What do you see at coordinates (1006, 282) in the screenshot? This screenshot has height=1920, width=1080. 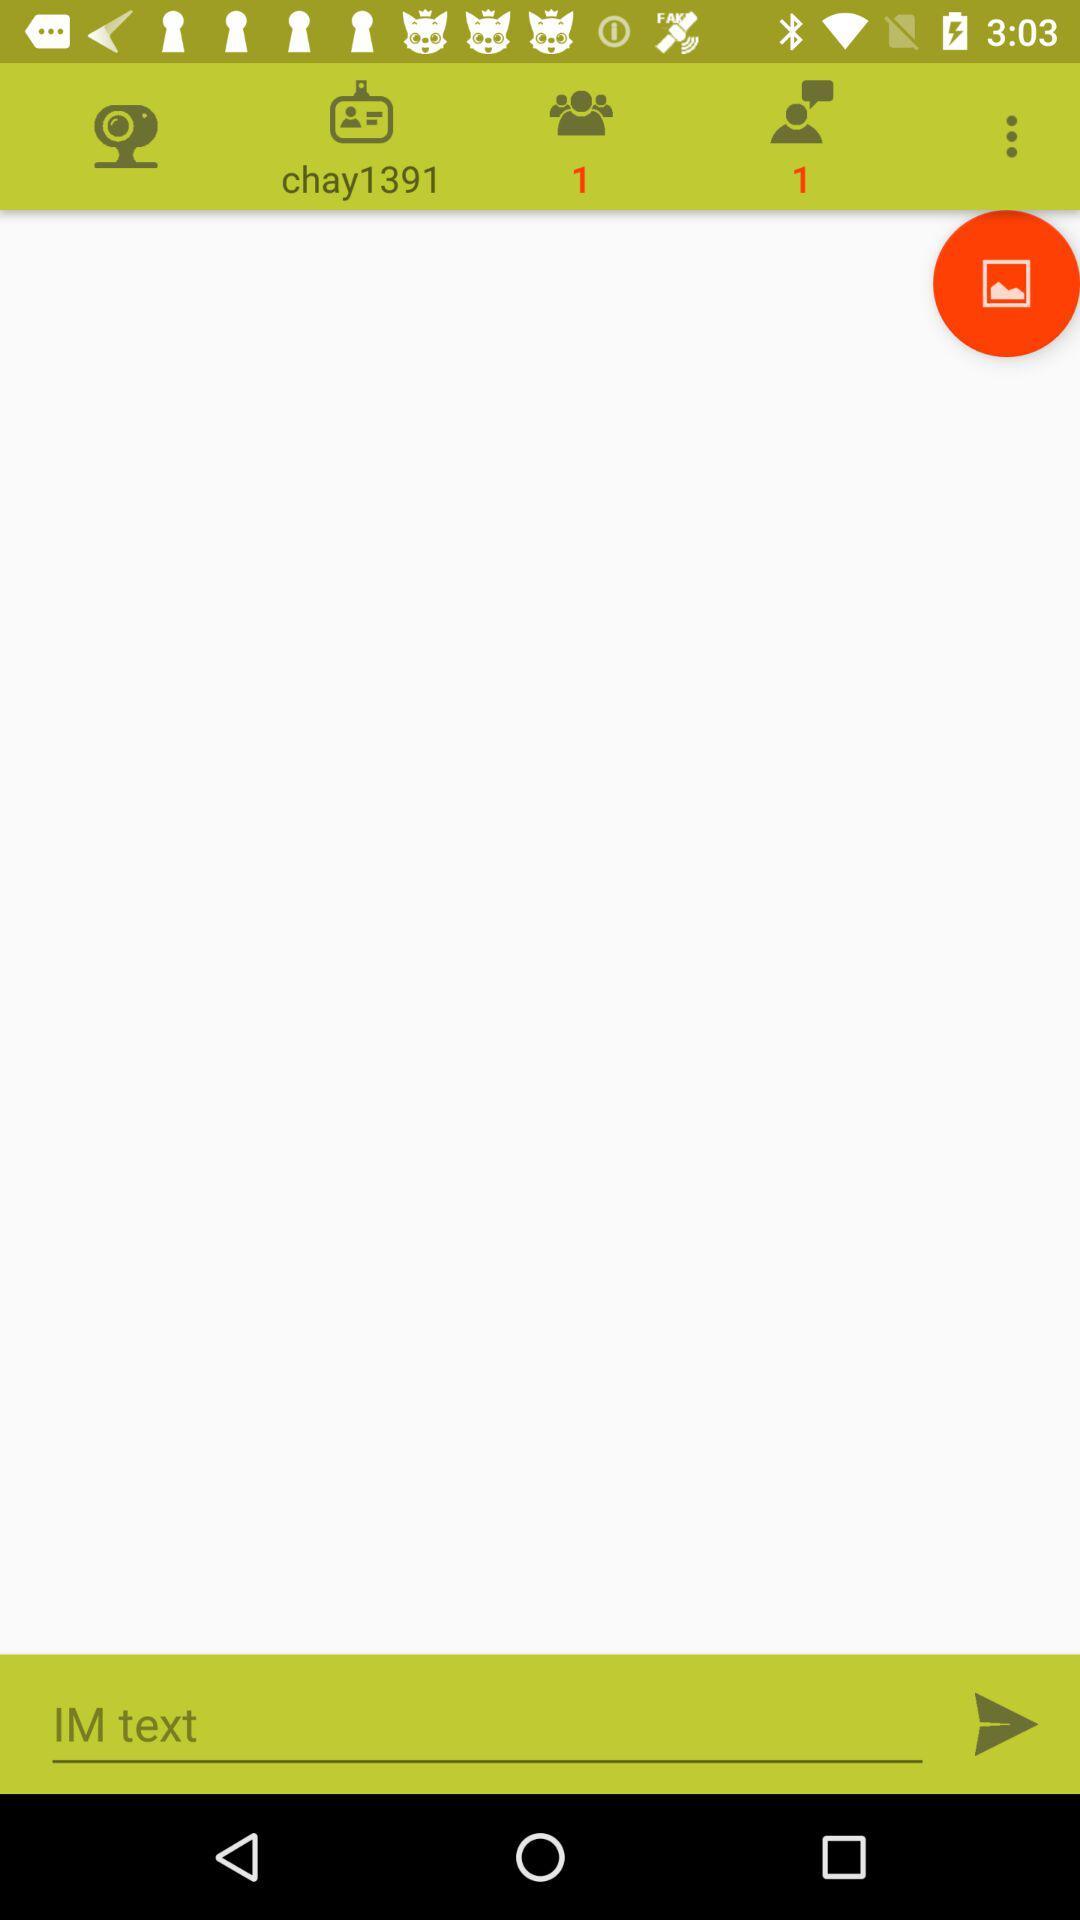 I see `image button` at bounding box center [1006, 282].